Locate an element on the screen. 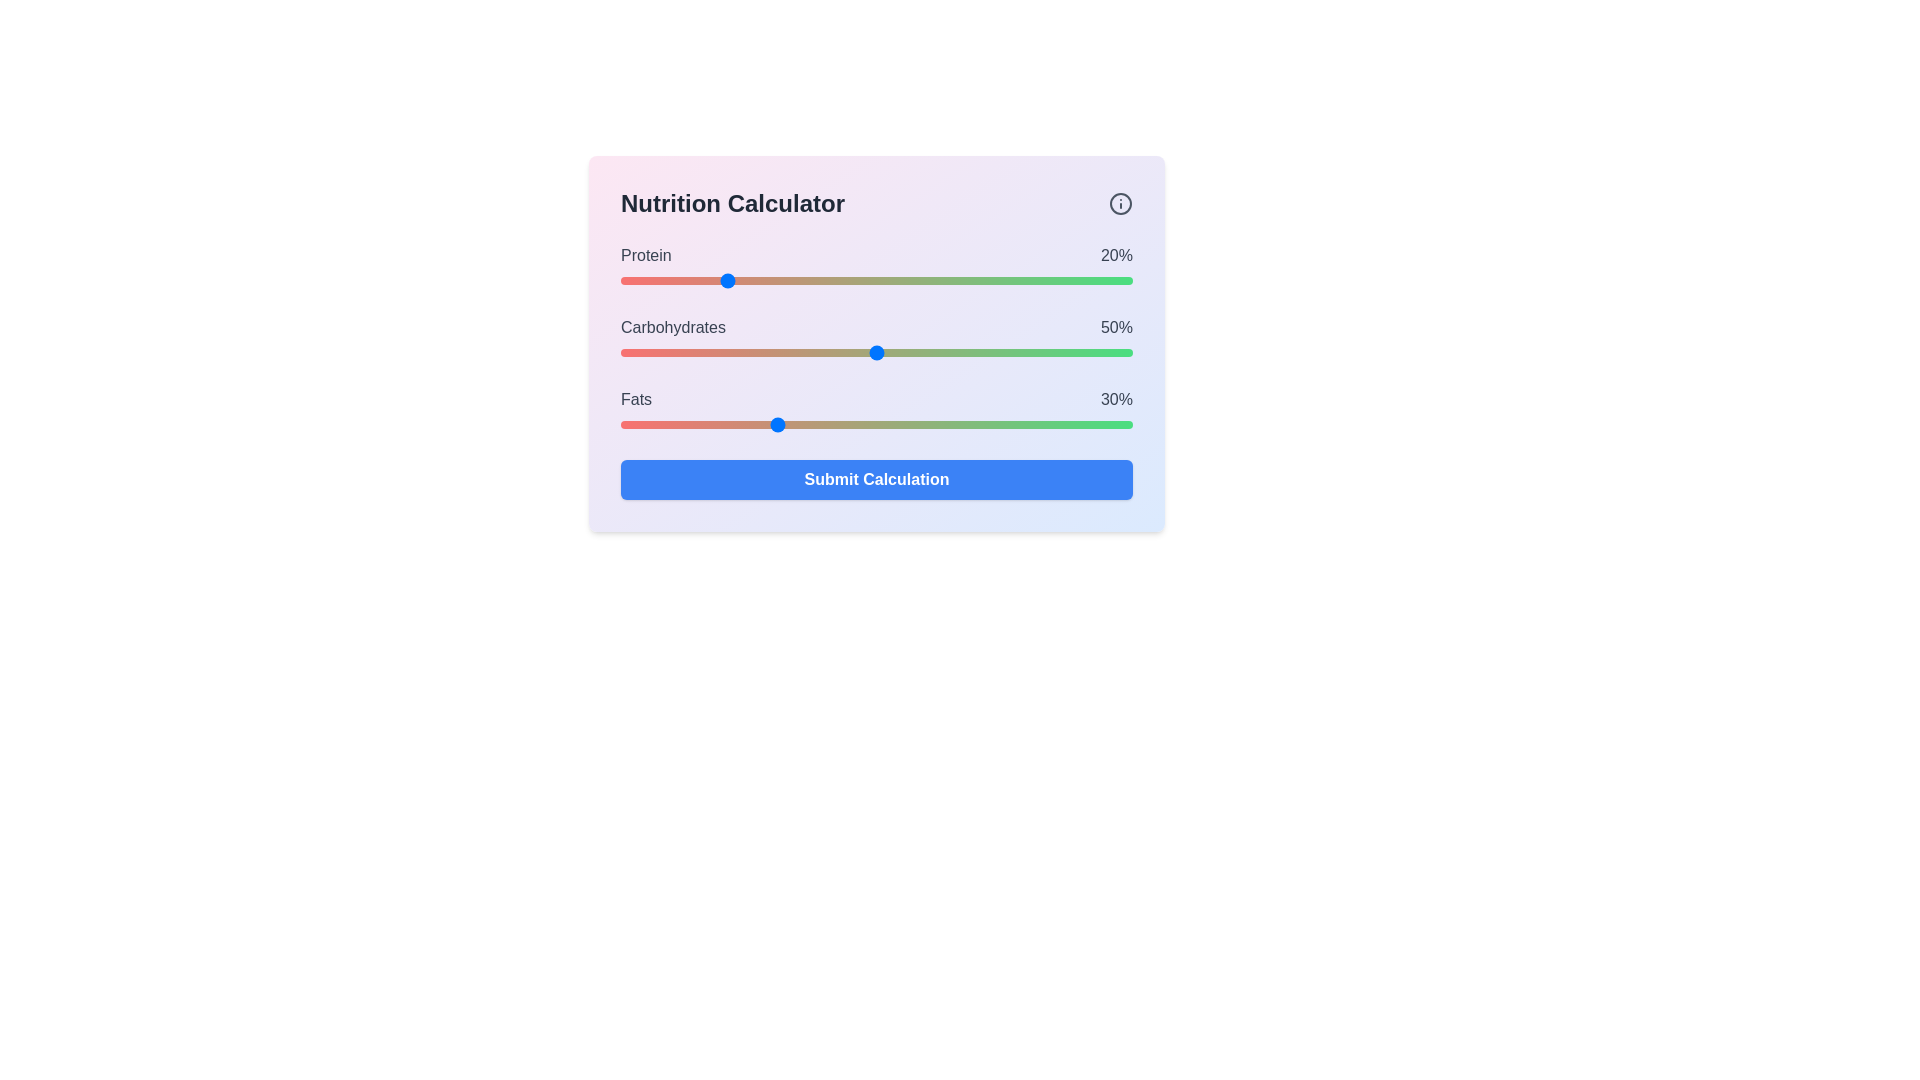  the info icon is located at coordinates (1121, 204).